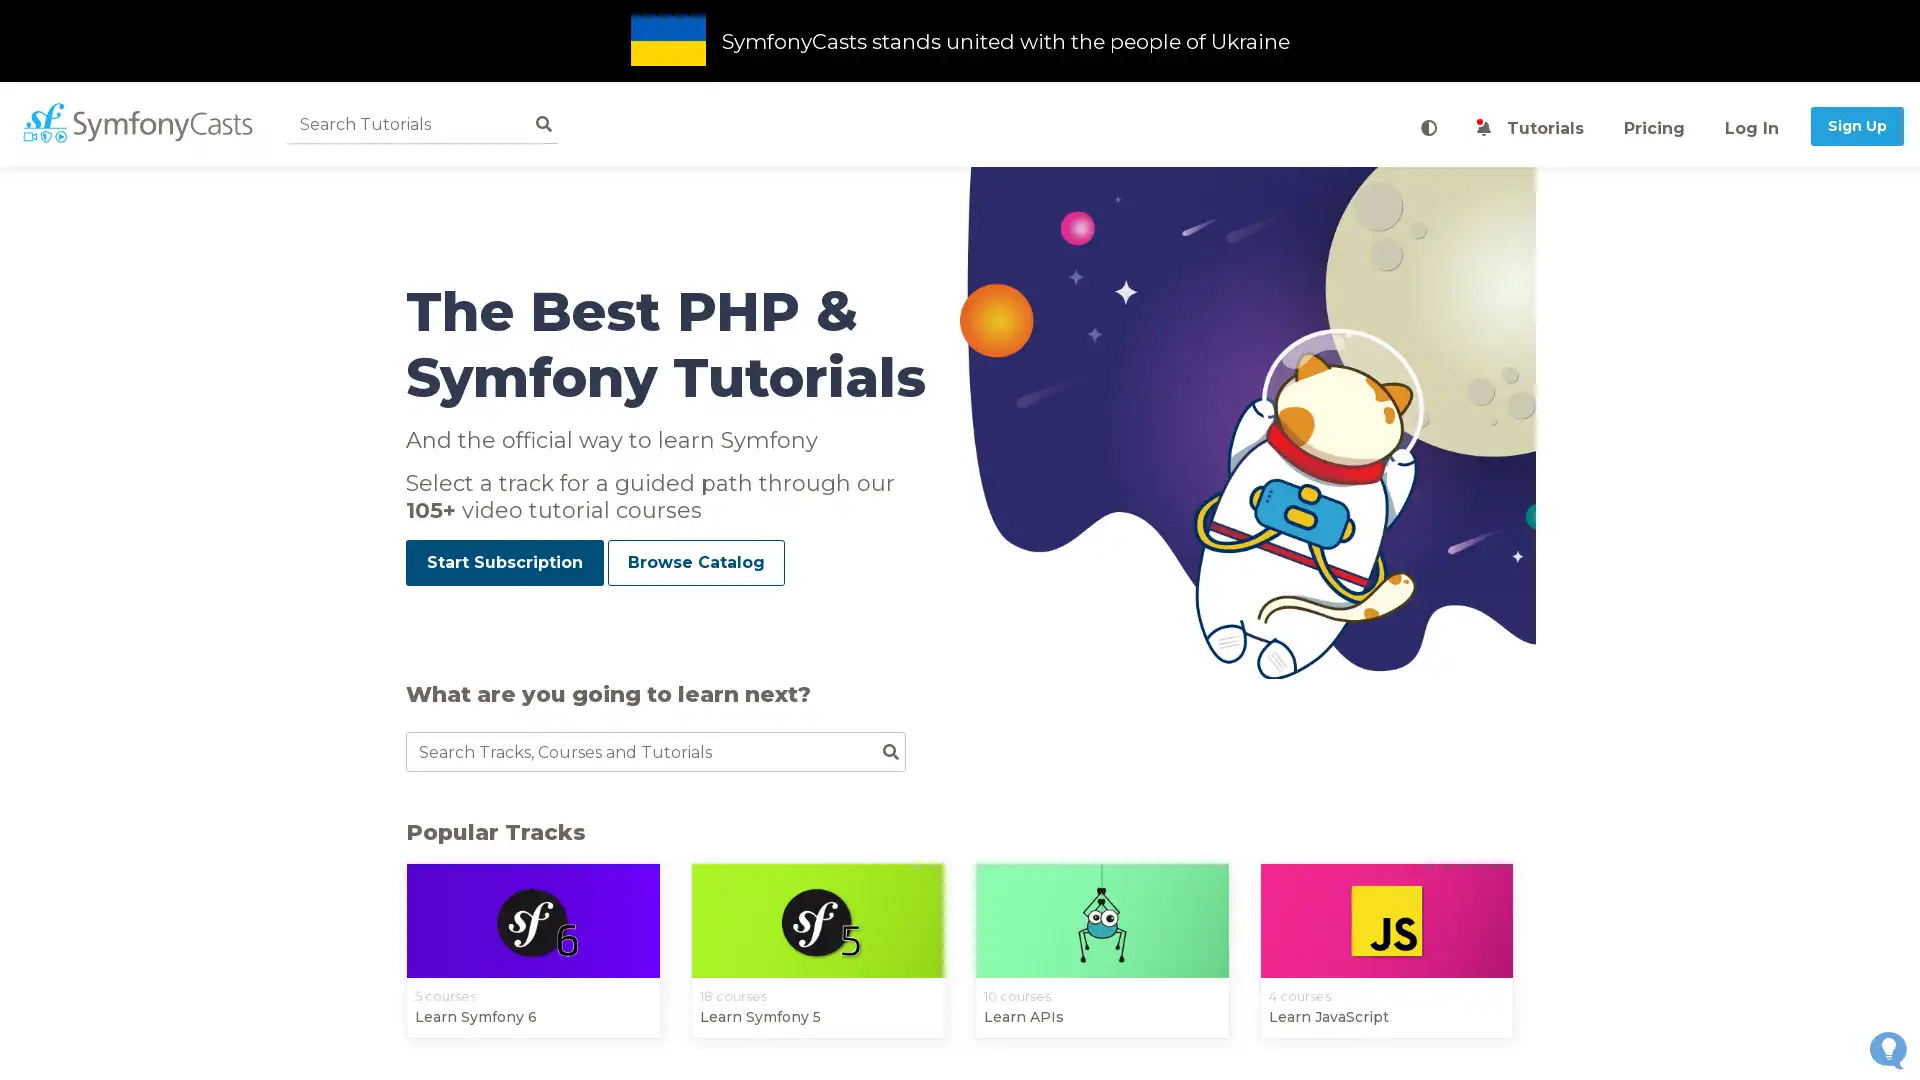 The image size is (1920, 1080). What do you see at coordinates (1887, 1049) in the screenshot?
I see `Open Feedback Widget` at bounding box center [1887, 1049].